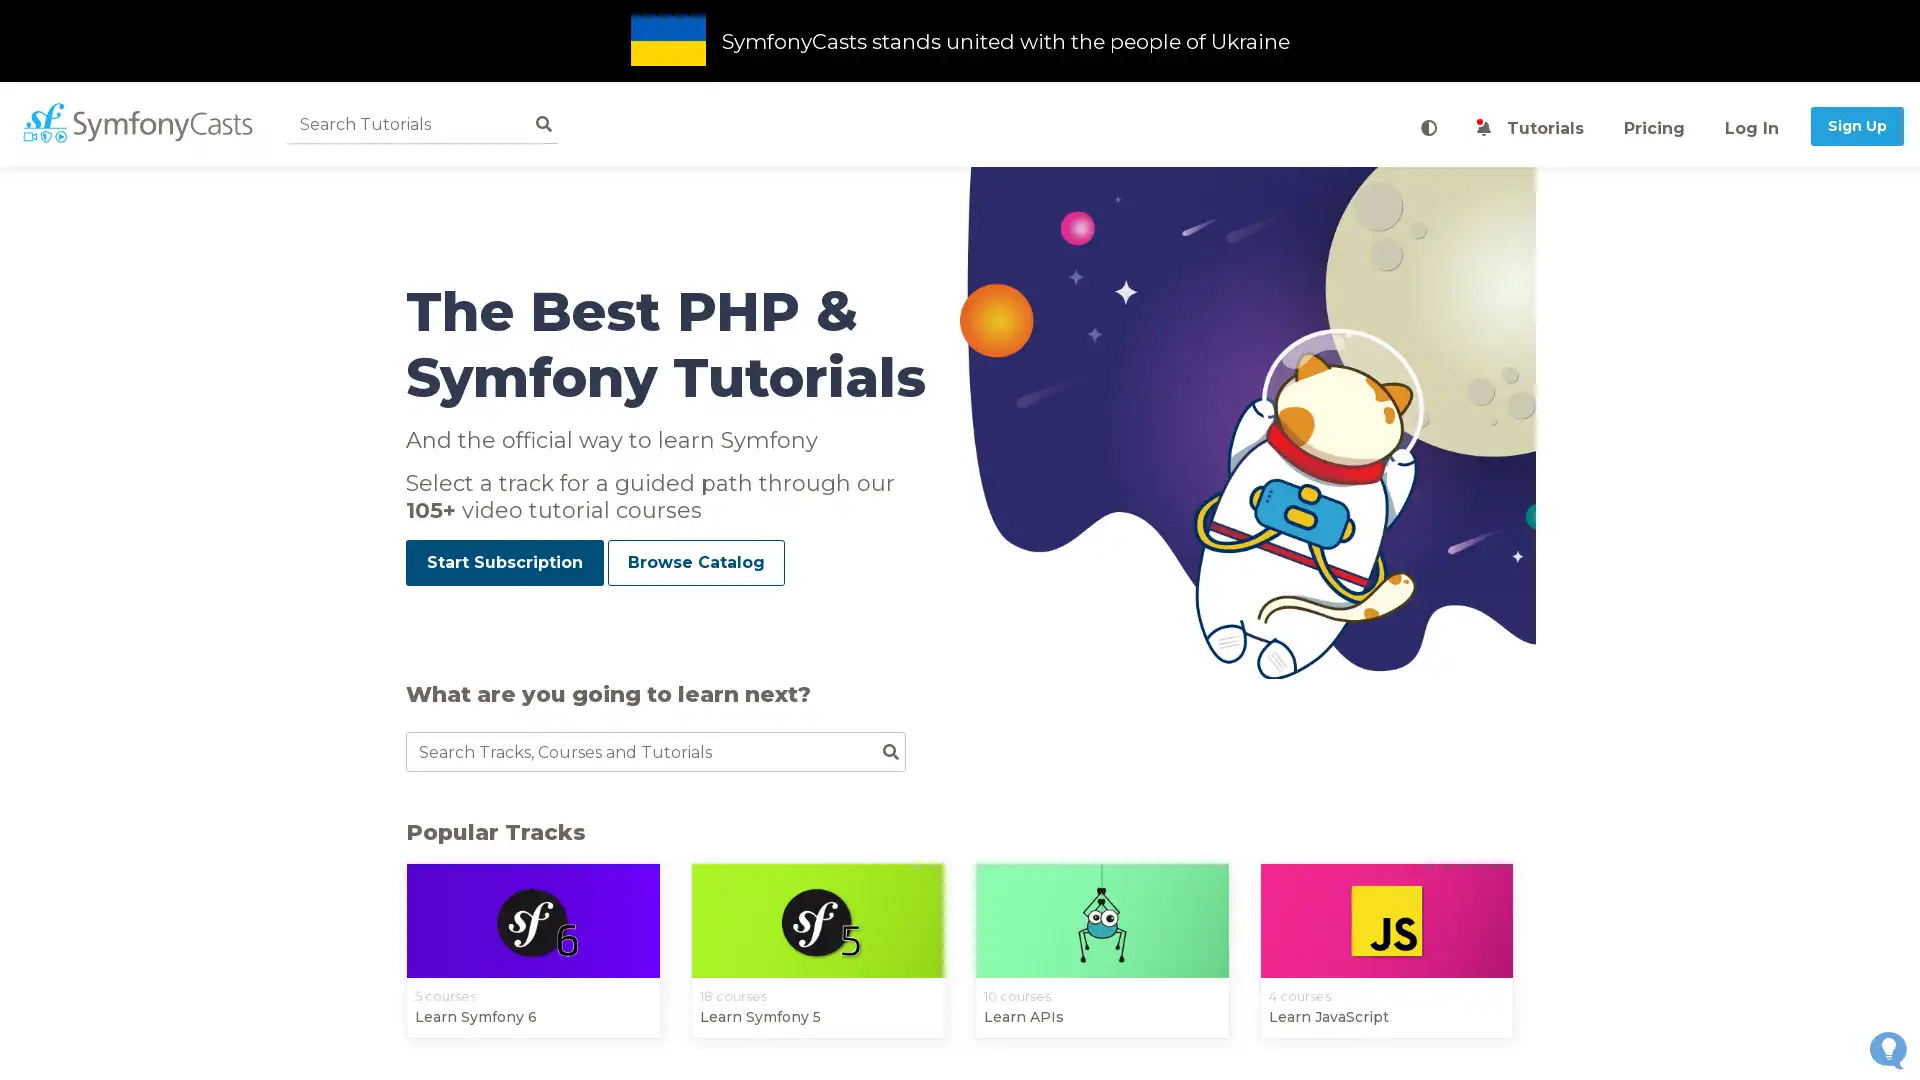 The image size is (1920, 1080). What do you see at coordinates (1887, 1049) in the screenshot?
I see `Open Feedback Widget` at bounding box center [1887, 1049].